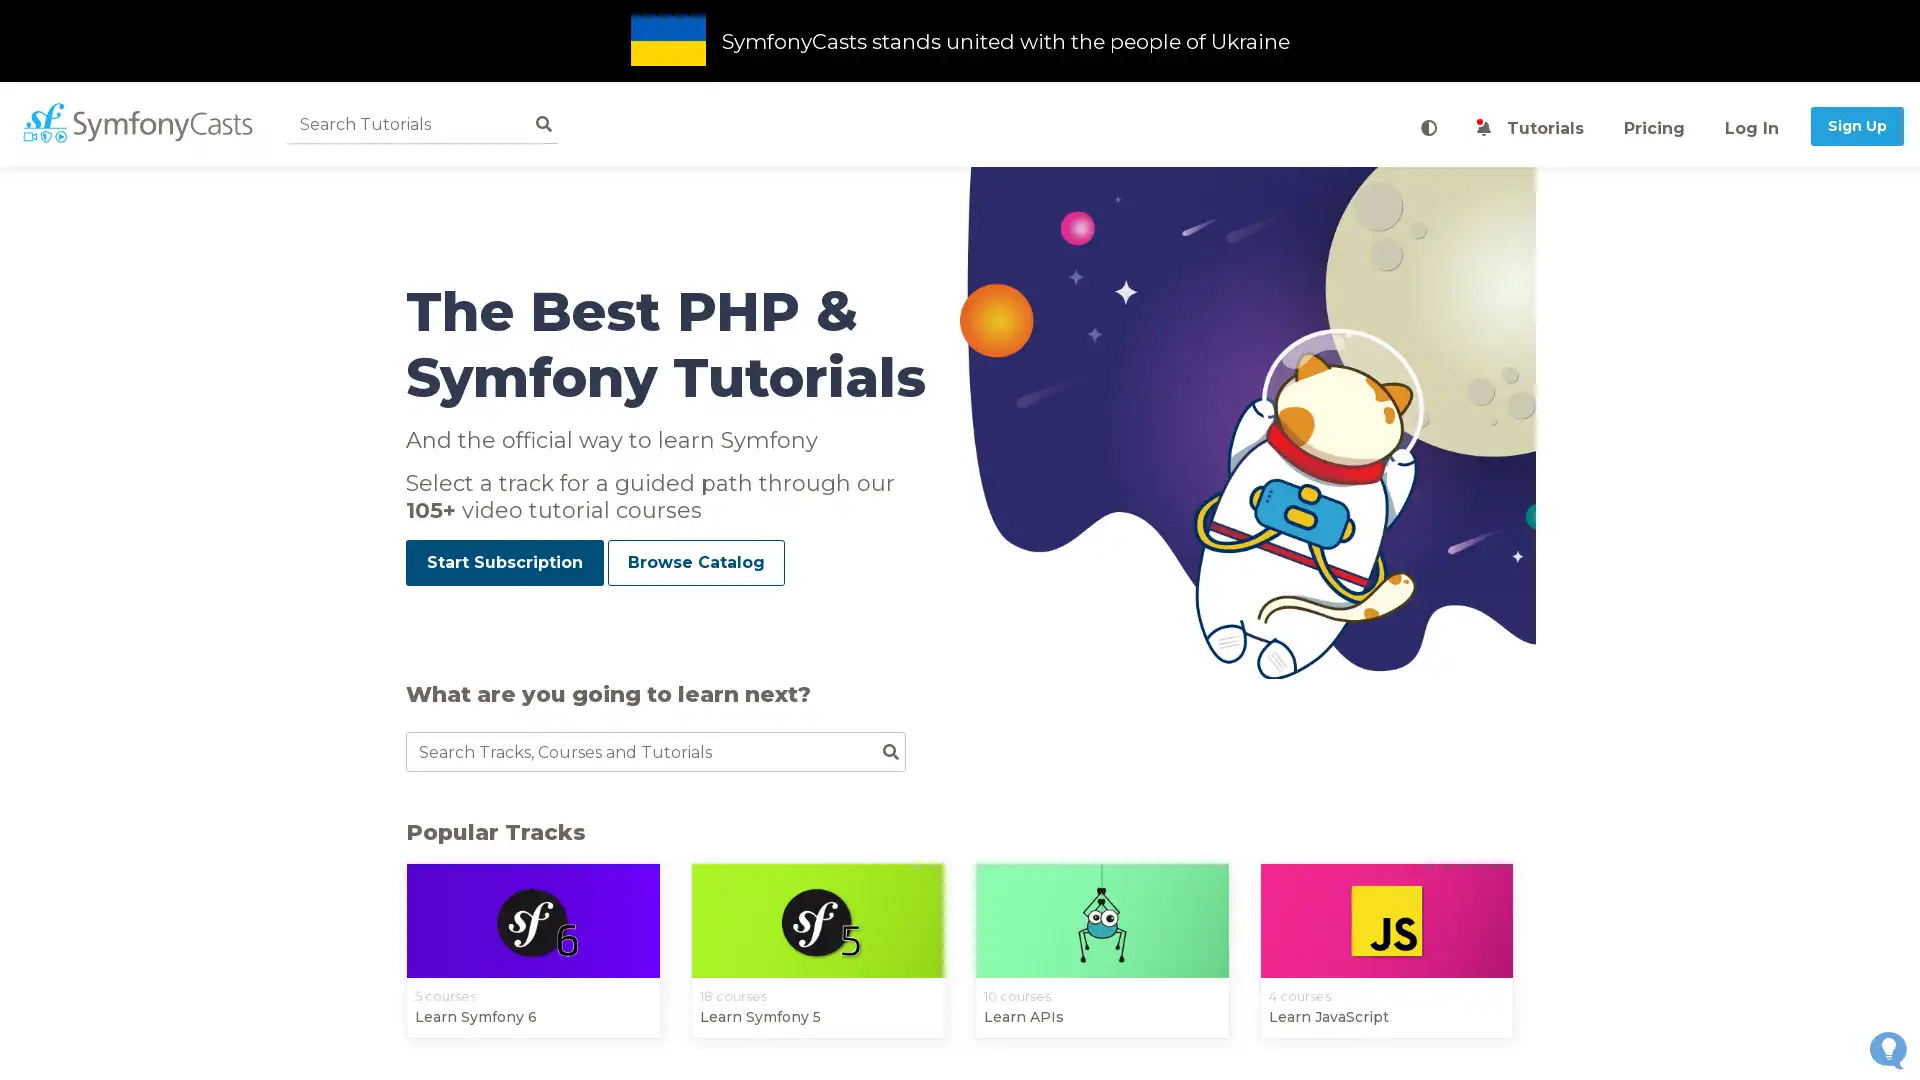 The image size is (1920, 1080). What do you see at coordinates (1887, 1049) in the screenshot?
I see `Open Feedback Widget` at bounding box center [1887, 1049].